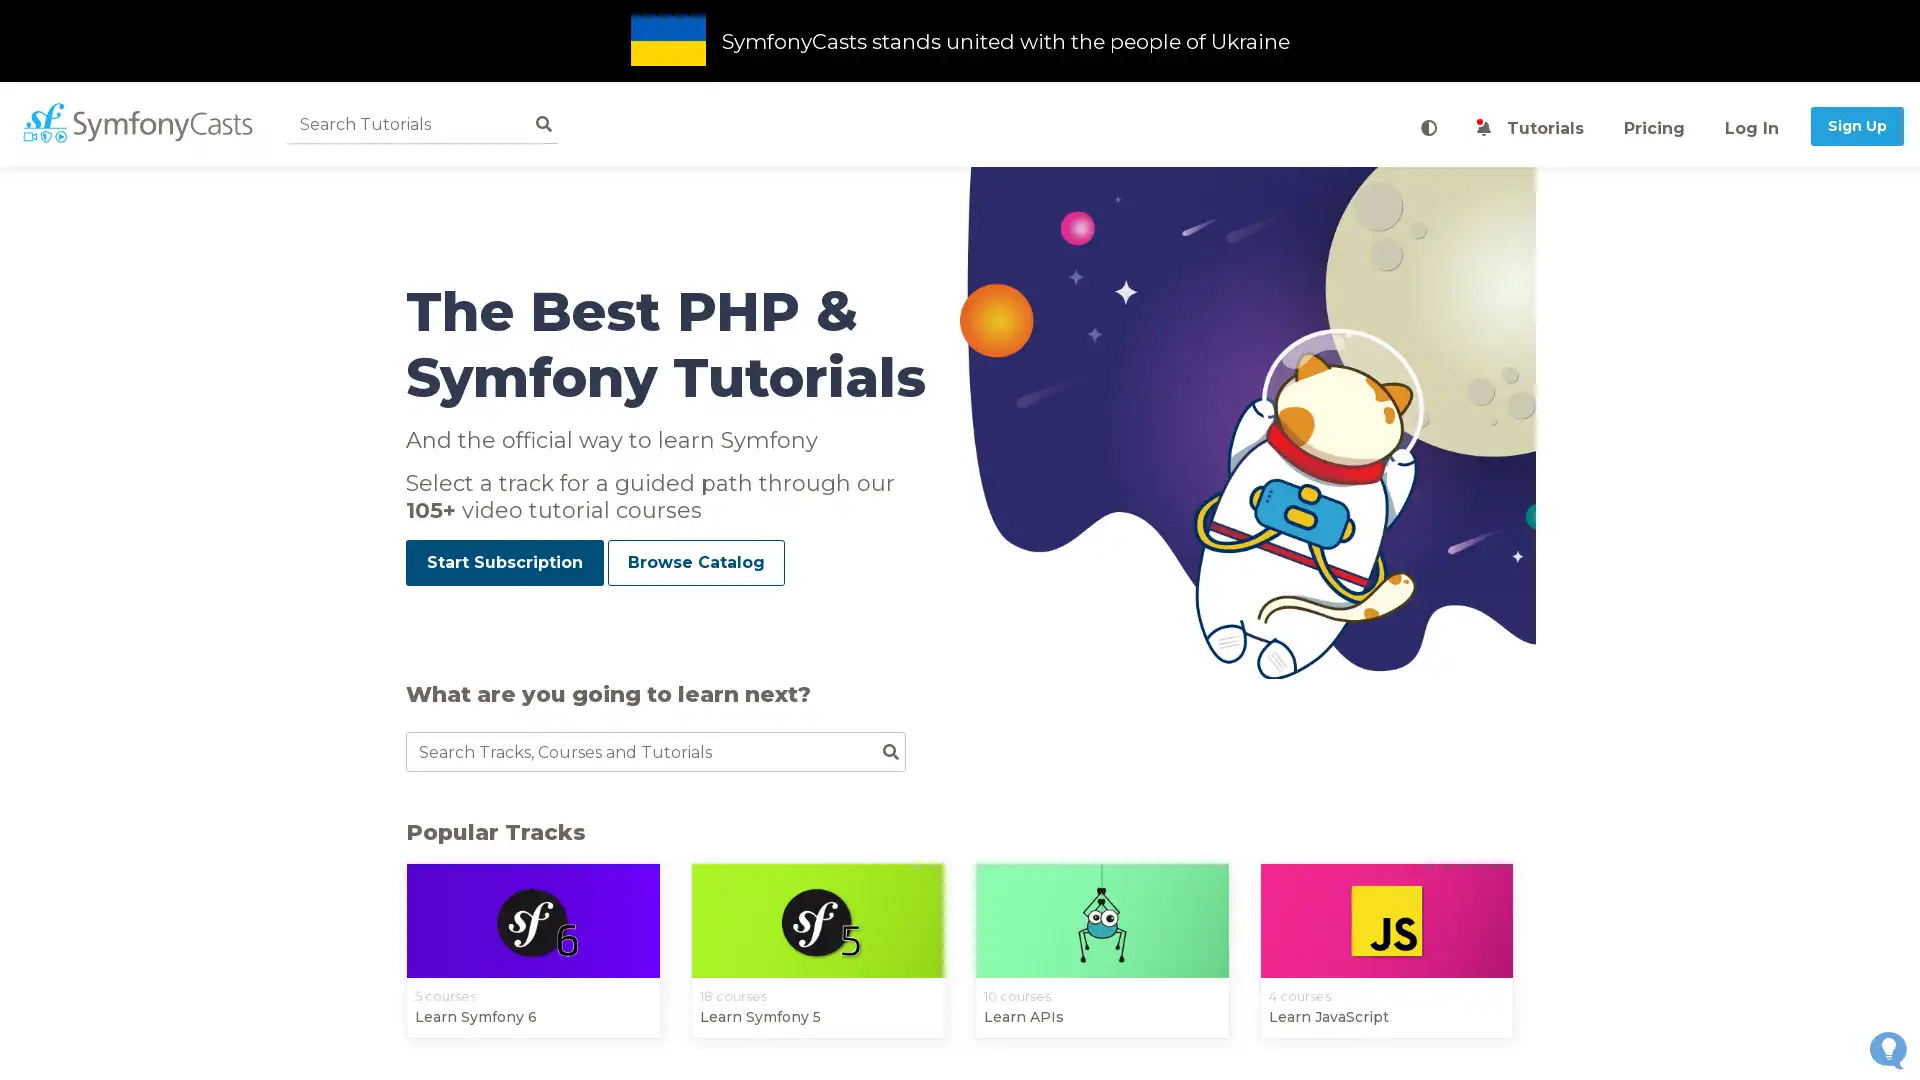 The image size is (1920, 1080). What do you see at coordinates (1887, 1049) in the screenshot?
I see `Open Feedback Widget` at bounding box center [1887, 1049].